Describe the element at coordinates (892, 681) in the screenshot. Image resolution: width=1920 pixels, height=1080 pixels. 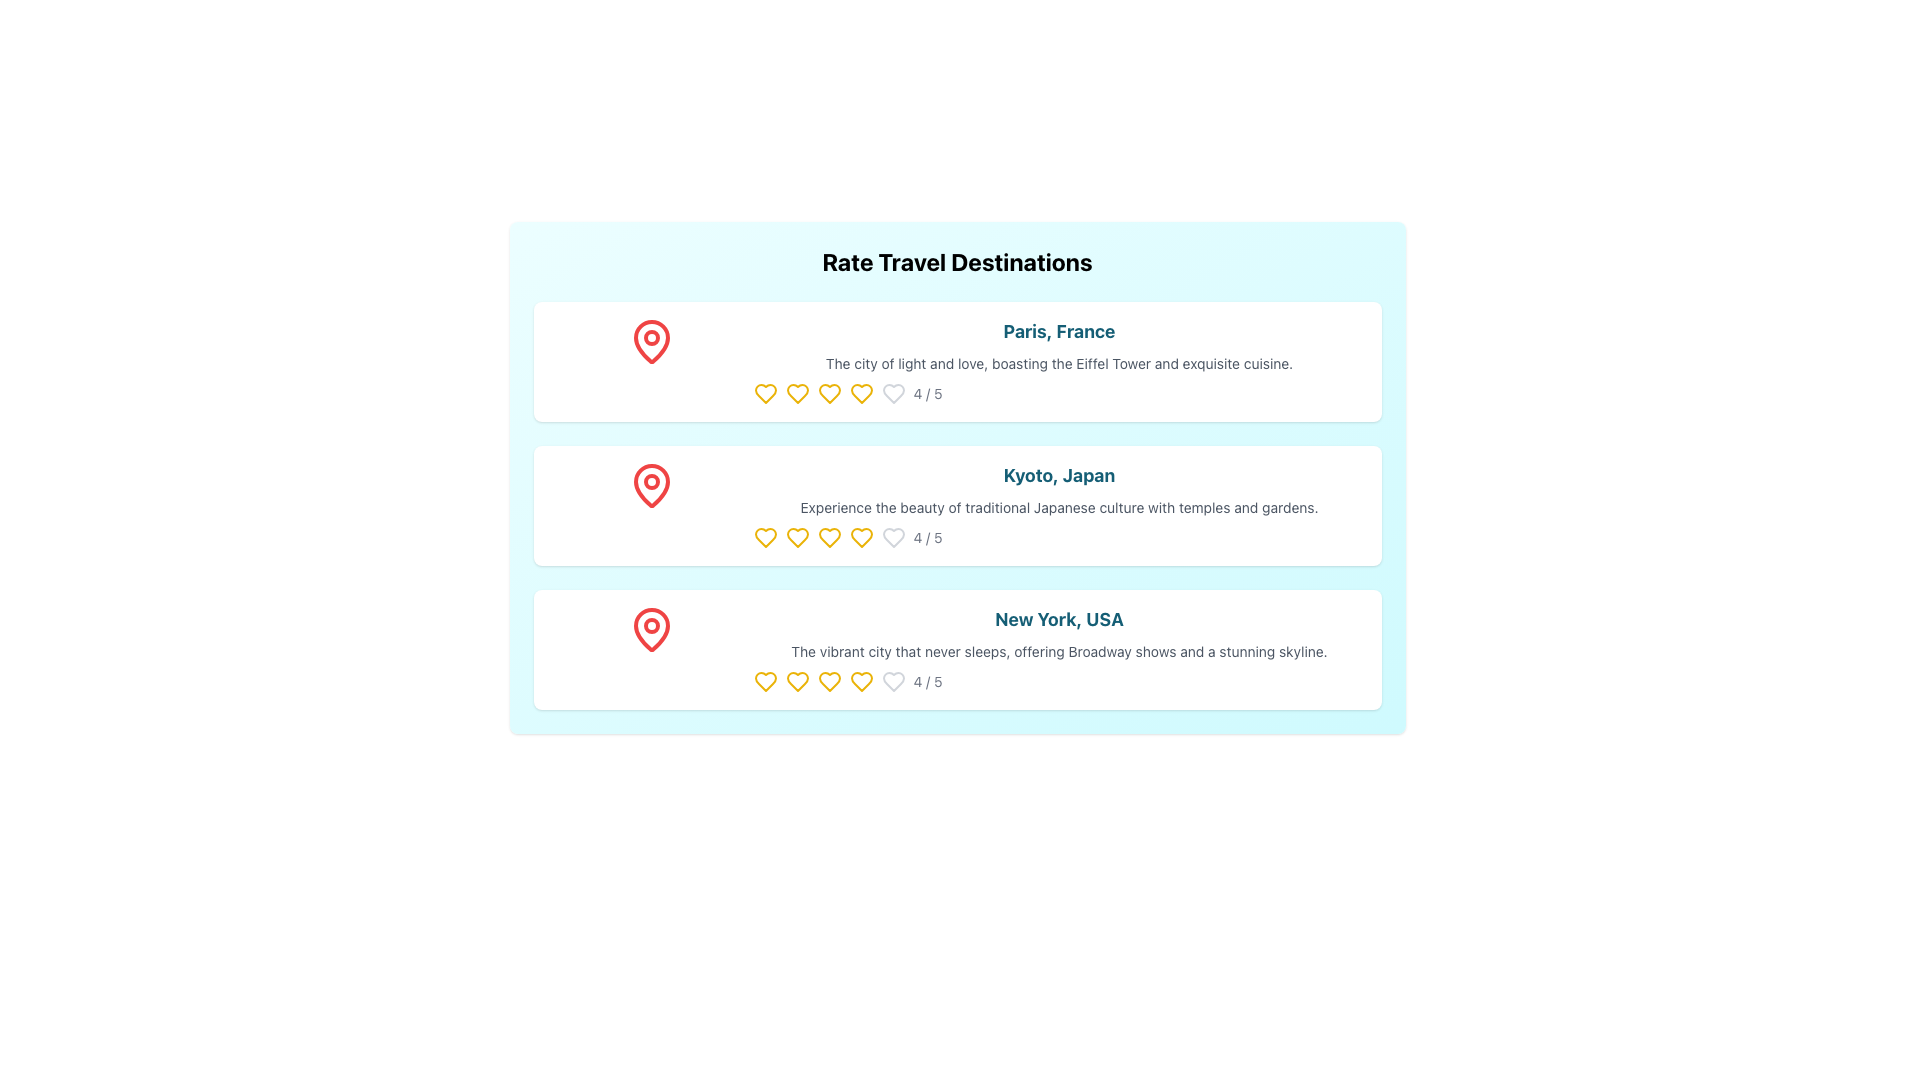
I see `the fifth heart icon in the series of six hearts under the 'New York, USA' card` at that location.